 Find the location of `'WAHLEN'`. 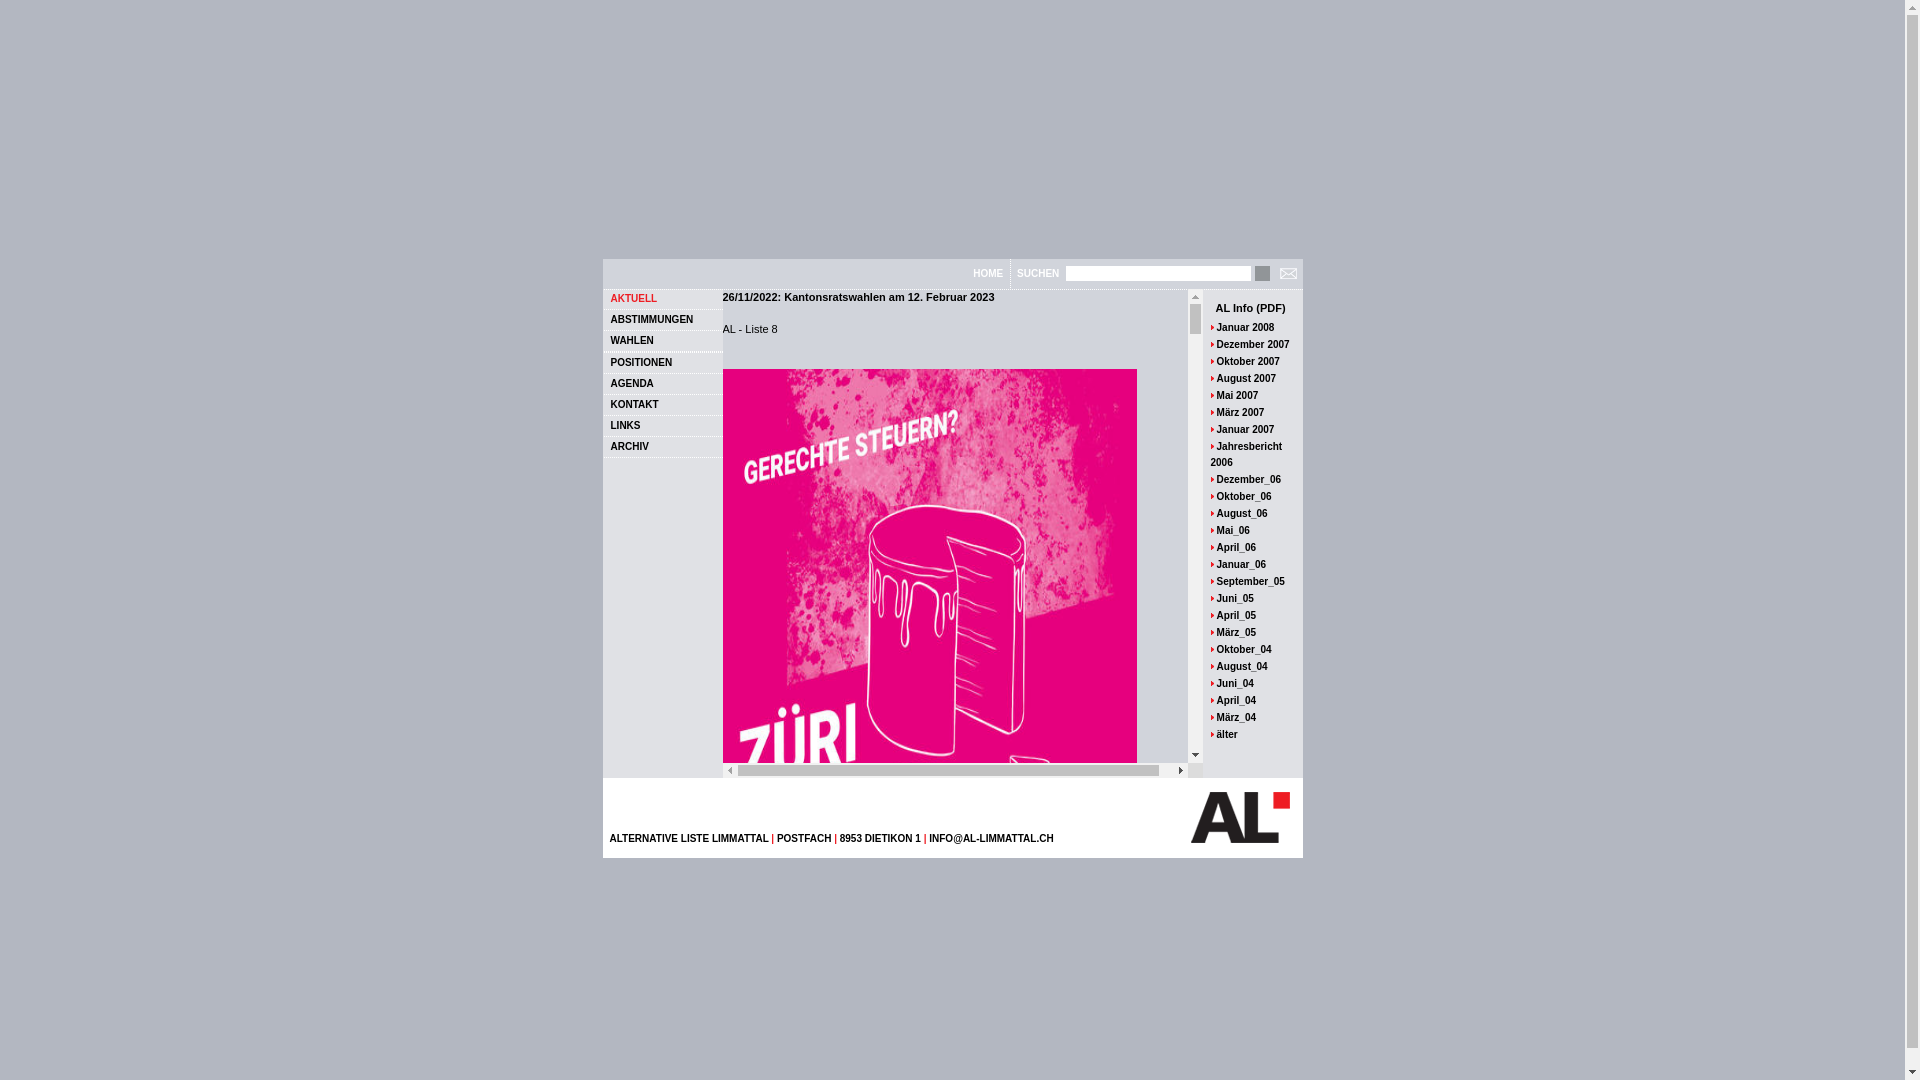

'WAHLEN' is located at coordinates (608, 338).